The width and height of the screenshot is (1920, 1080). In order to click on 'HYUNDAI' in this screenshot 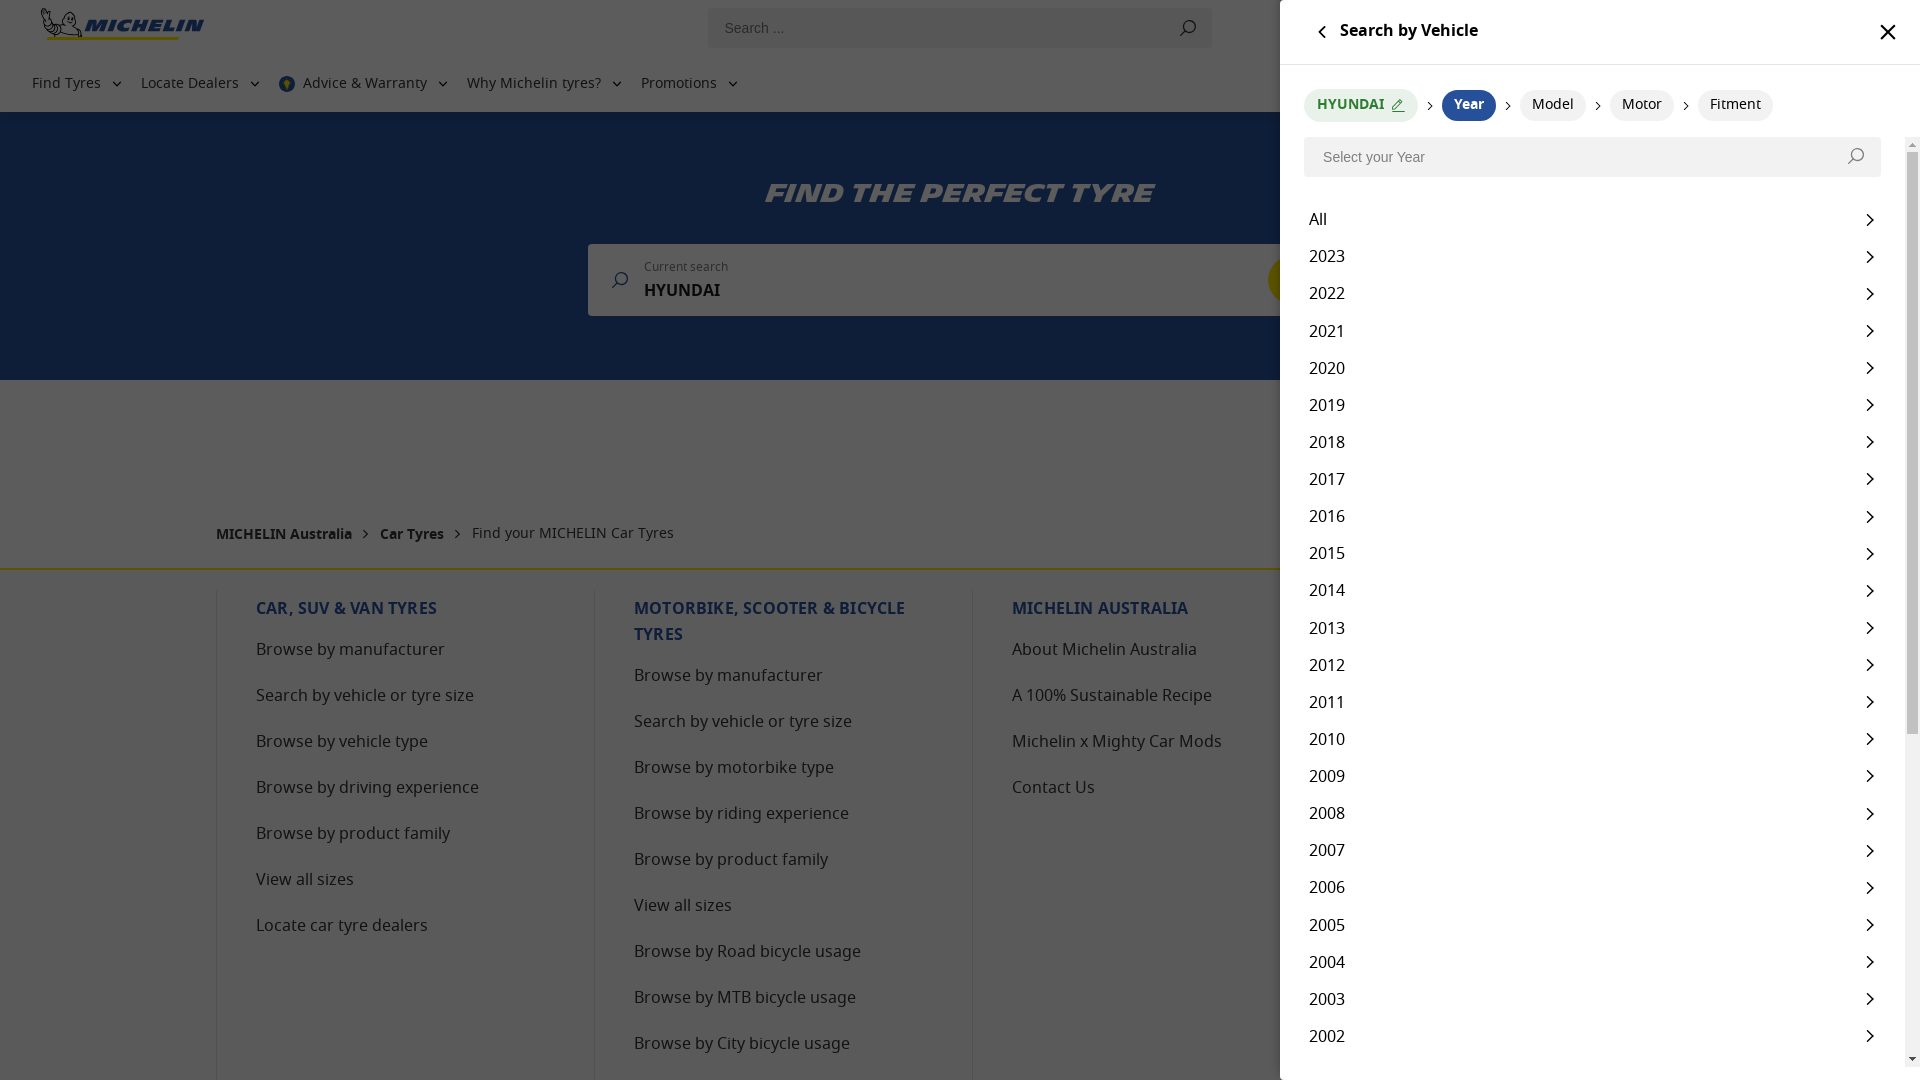, I will do `click(1360, 105)`.